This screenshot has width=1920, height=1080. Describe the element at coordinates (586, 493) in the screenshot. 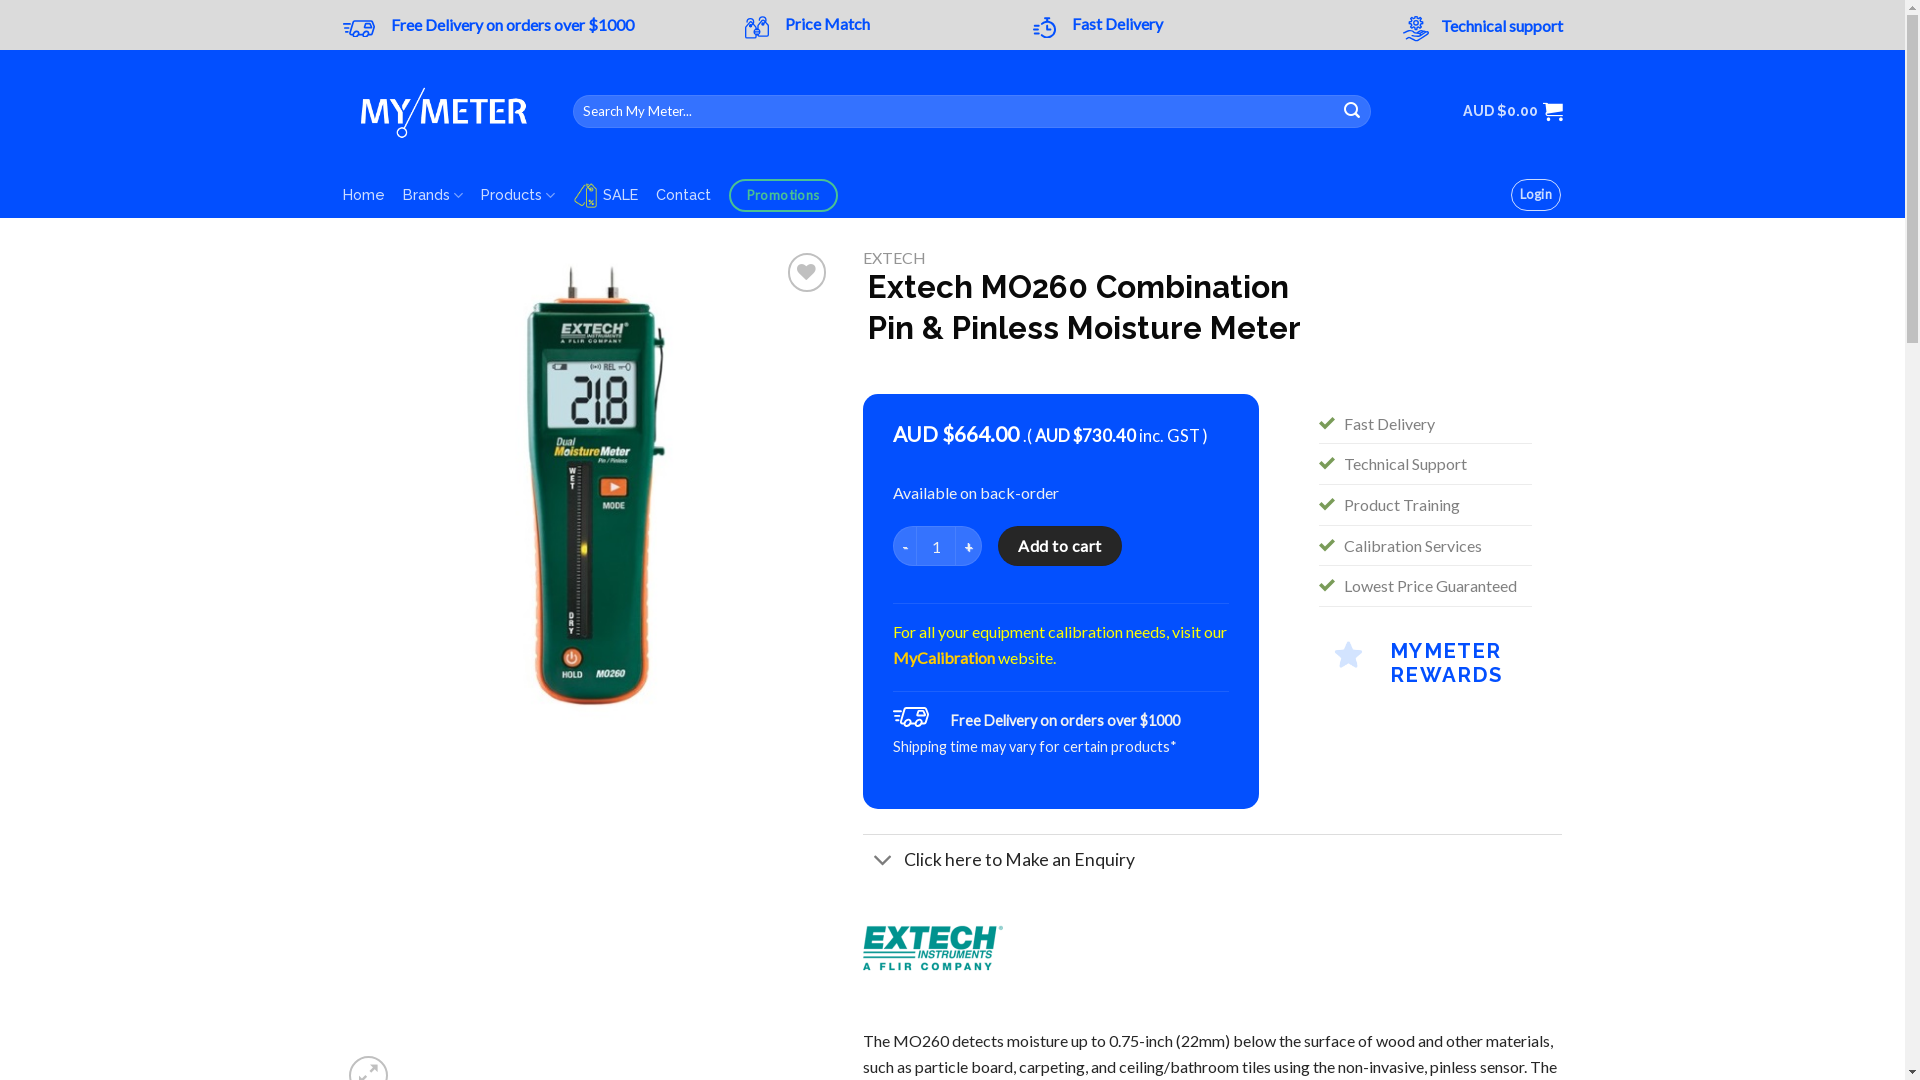

I see `'Extech MO260 Combination Pin & Pinless Moisture Meter'` at that location.